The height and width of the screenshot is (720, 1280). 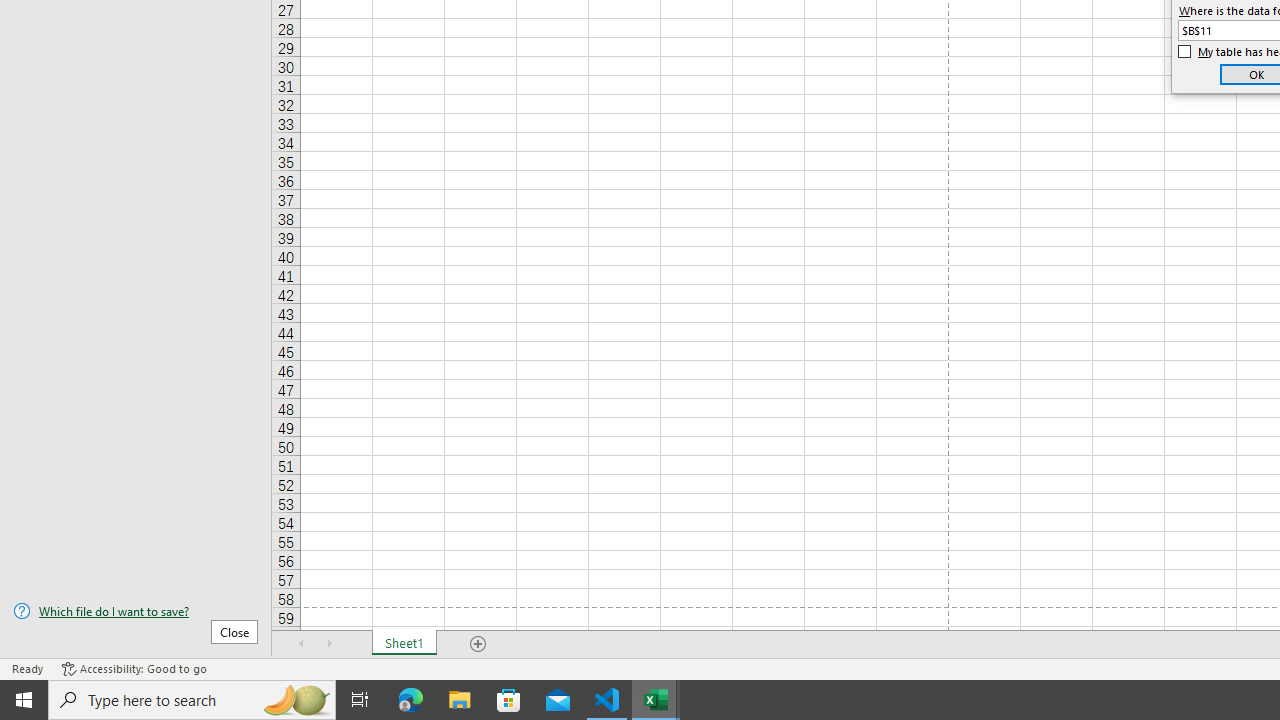 I want to click on 'Sheet1', so click(x=403, y=644).